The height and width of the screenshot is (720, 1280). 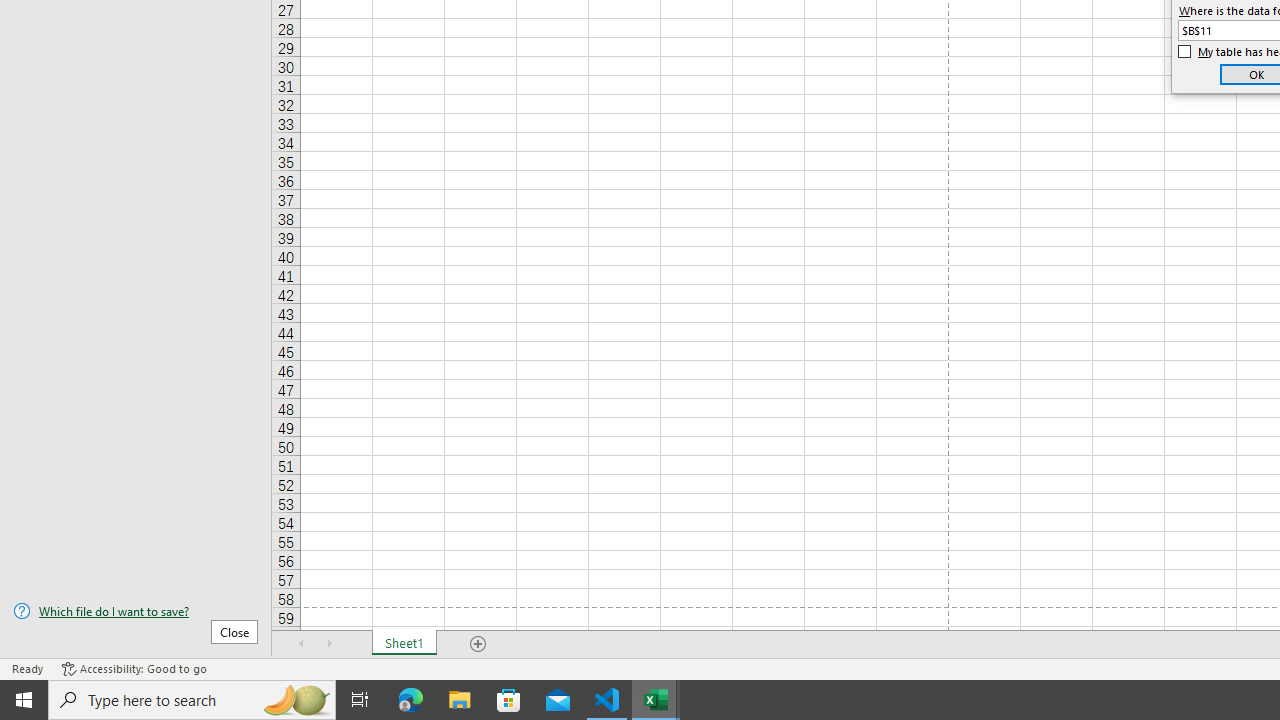 I want to click on 'Sheet1', so click(x=403, y=644).